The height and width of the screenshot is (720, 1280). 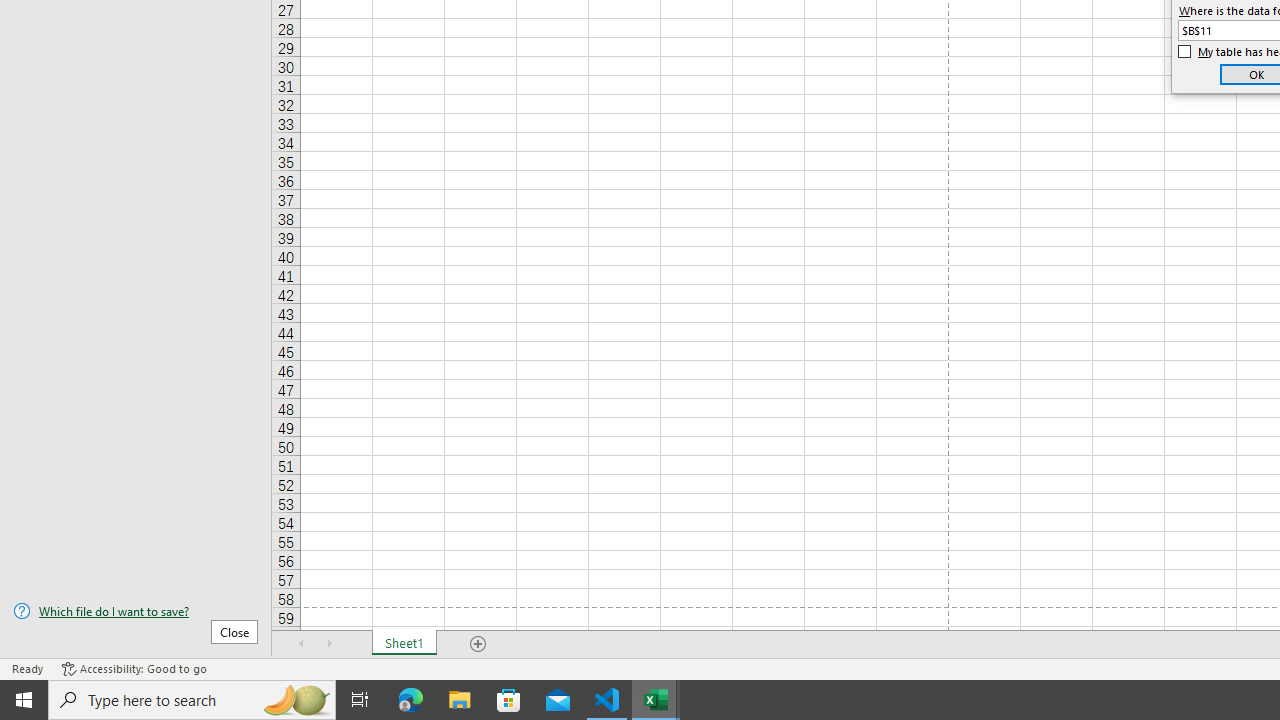 I want to click on 'Sheet1', so click(x=403, y=644).